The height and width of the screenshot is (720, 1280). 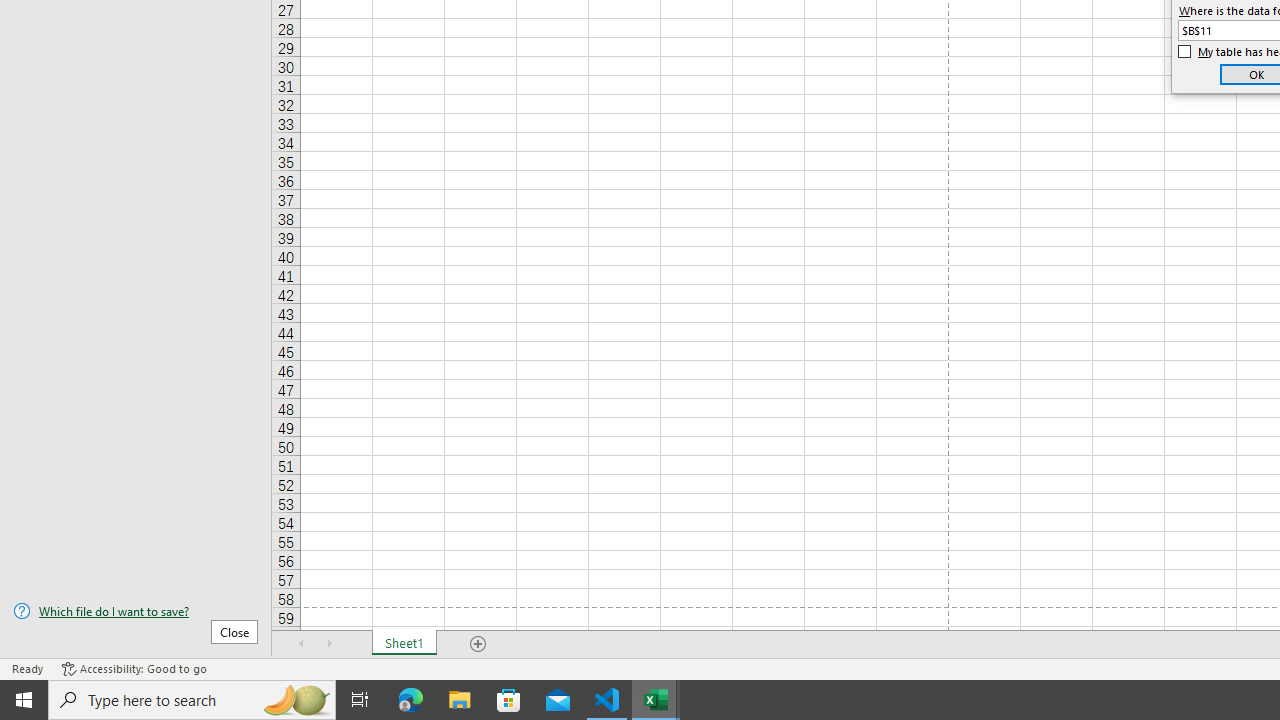 I want to click on 'Sheet1', so click(x=403, y=644).